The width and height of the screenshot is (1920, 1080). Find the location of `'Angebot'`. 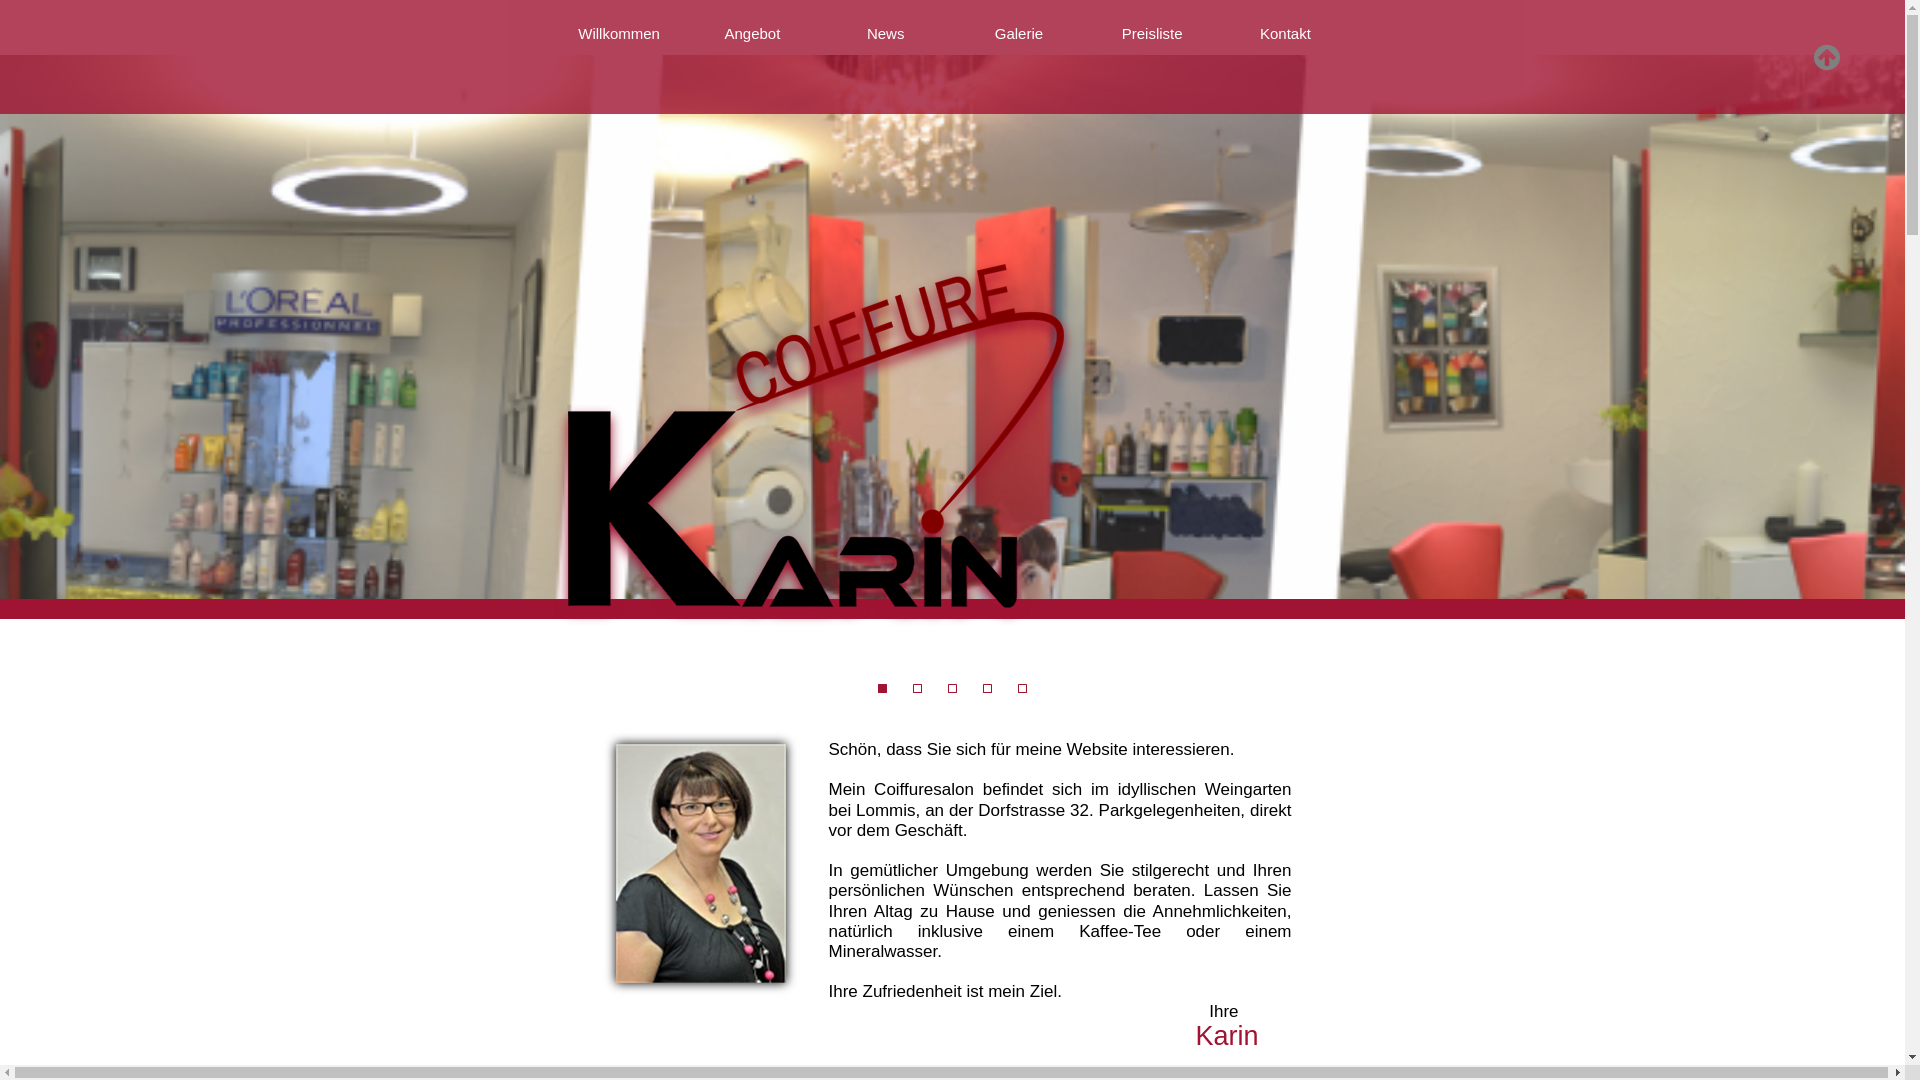

'Angebot' is located at coordinates (751, 34).